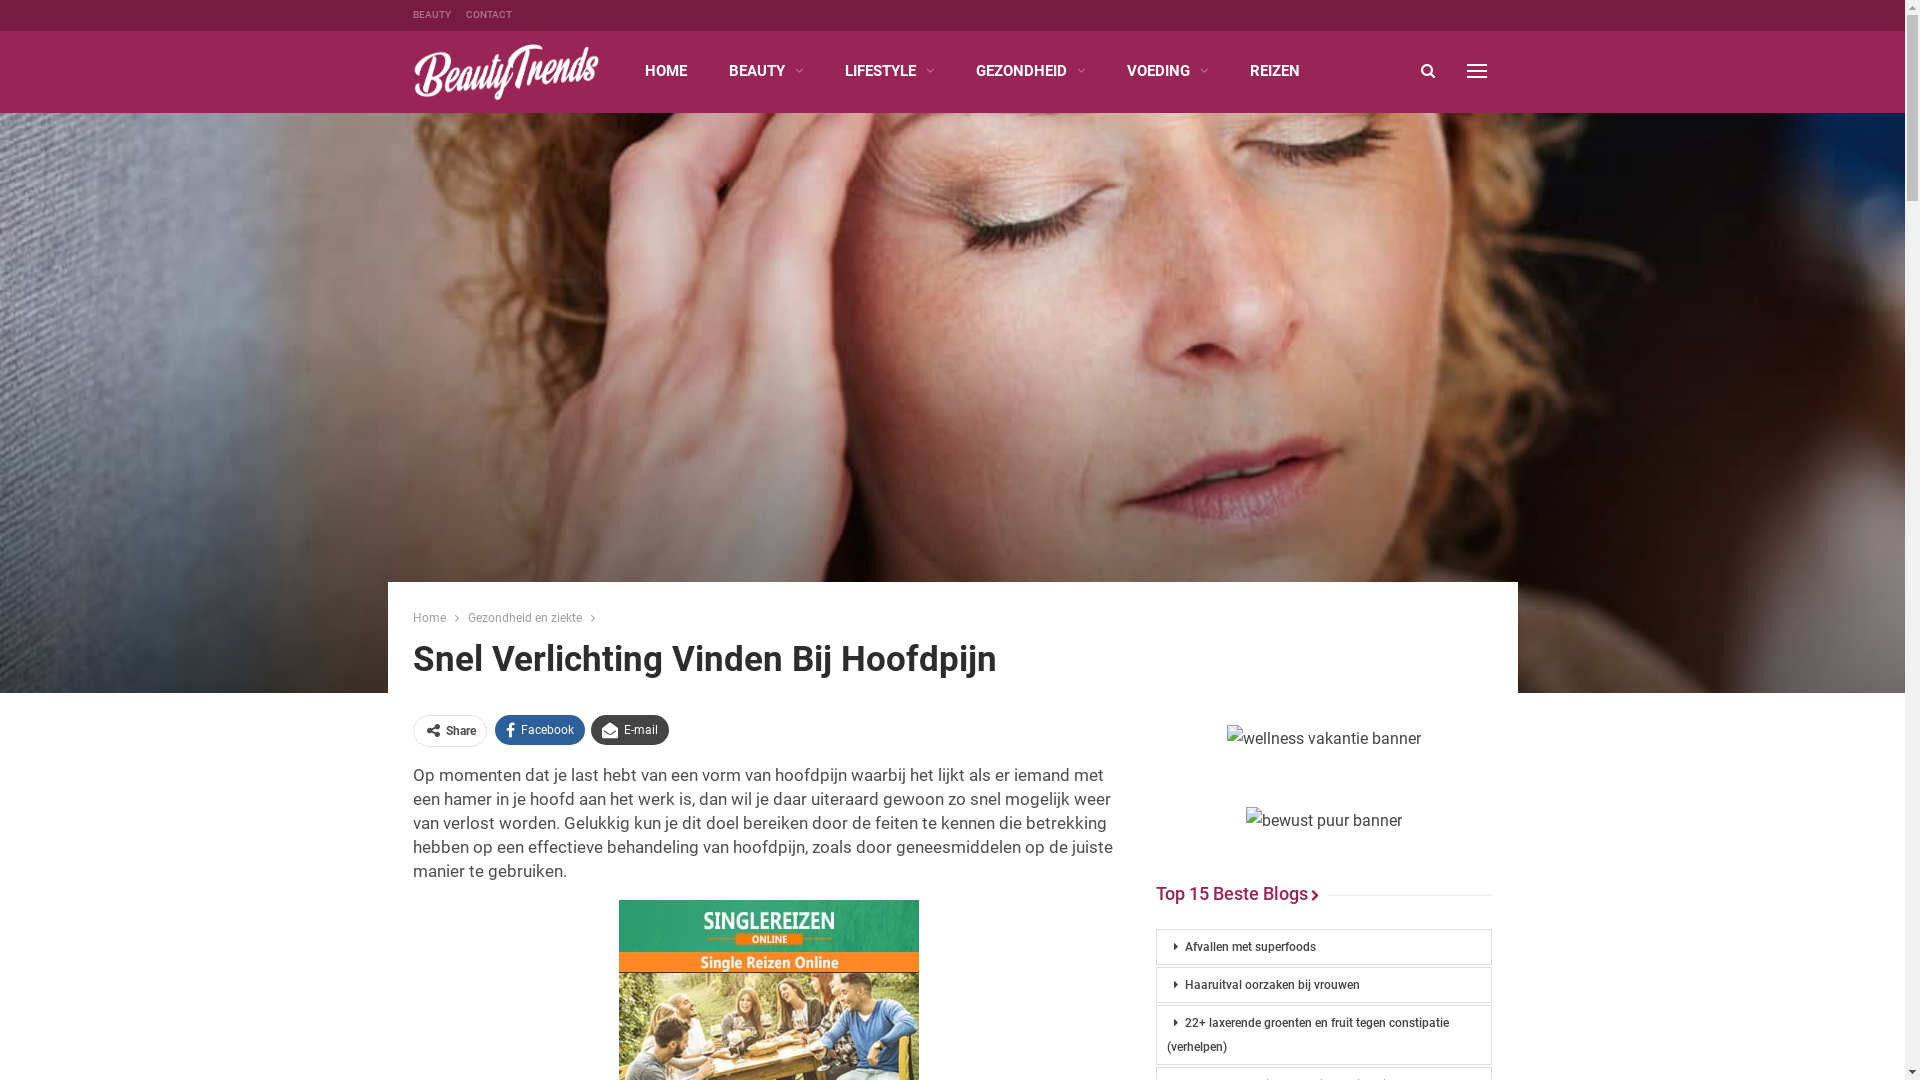  I want to click on 'LIFESTYLE', so click(828, 69).